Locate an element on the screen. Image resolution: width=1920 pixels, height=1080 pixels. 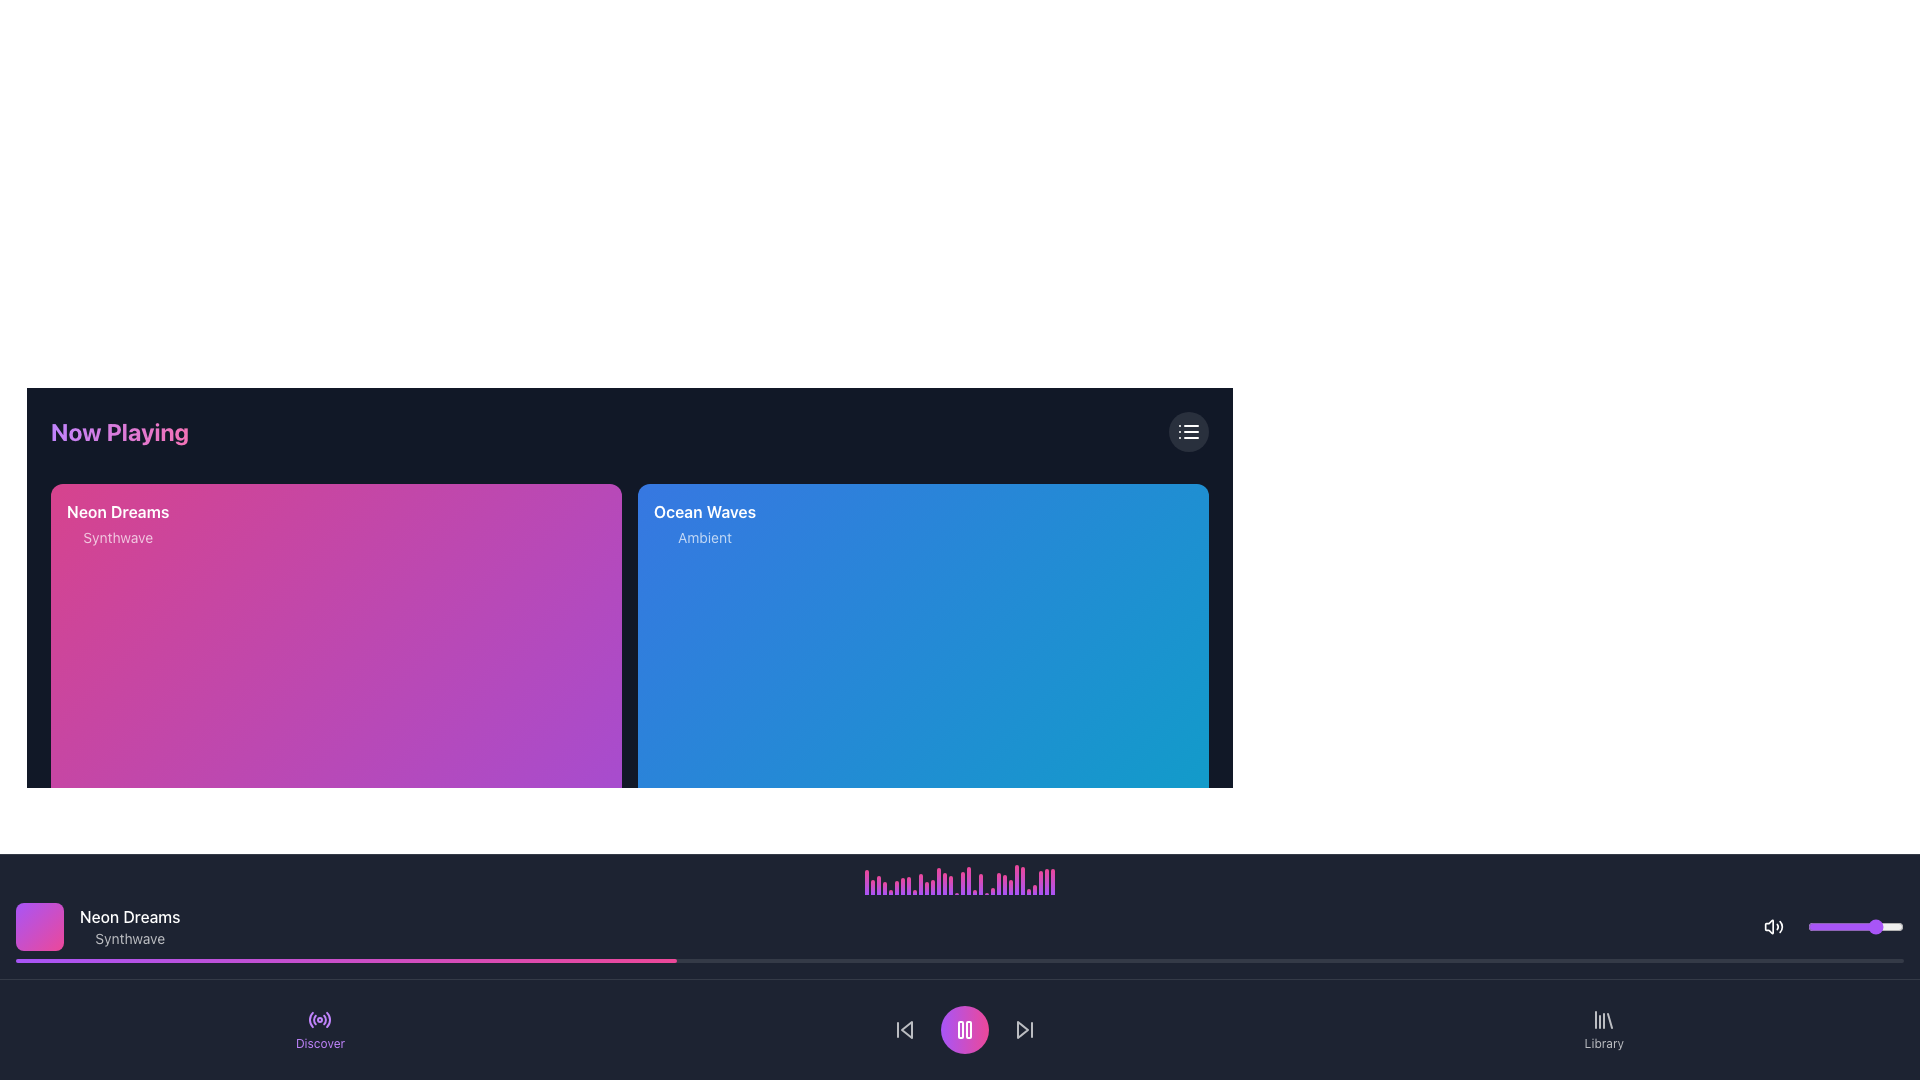
the slider is located at coordinates (1809, 926).